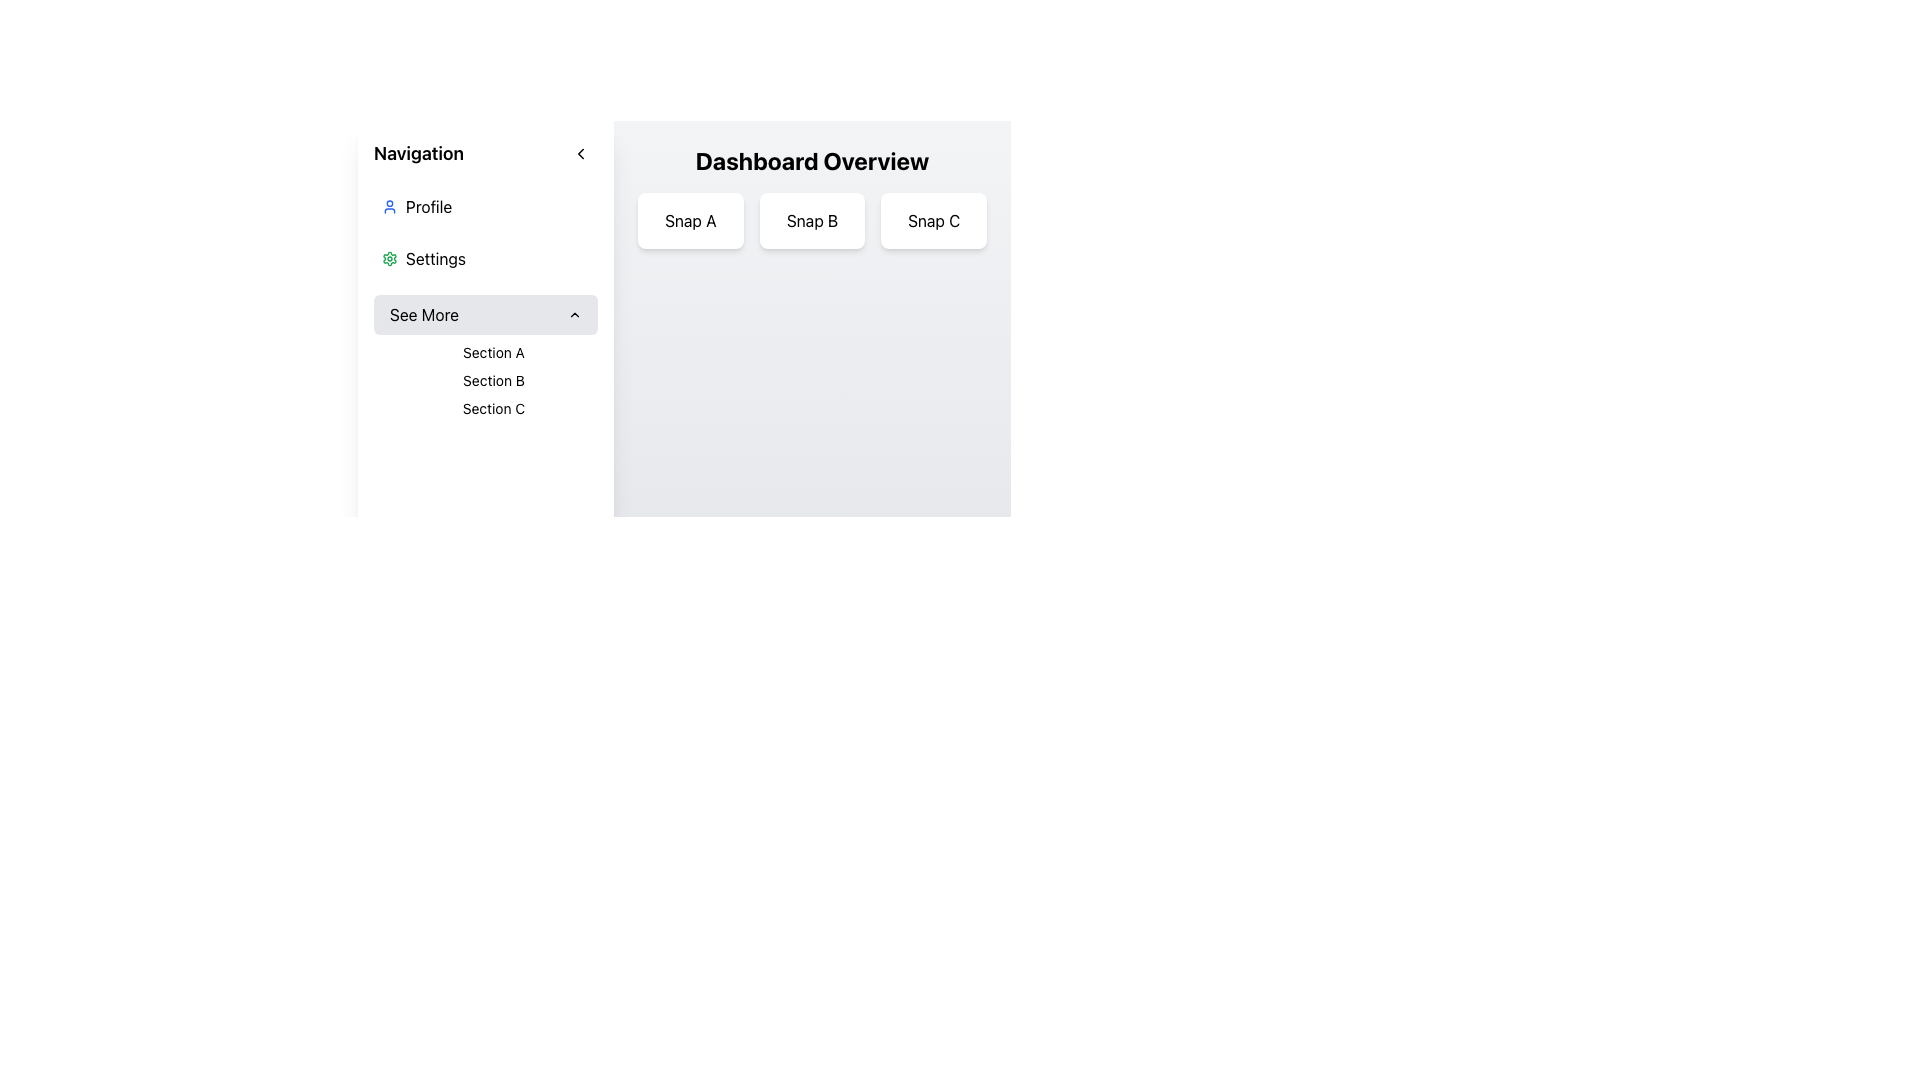 The image size is (1920, 1080). What do you see at coordinates (494, 381) in the screenshot?
I see `the 'Section B' text label, which is the second item in the vertical list of labeled sections in the left-hand navigation panel` at bounding box center [494, 381].